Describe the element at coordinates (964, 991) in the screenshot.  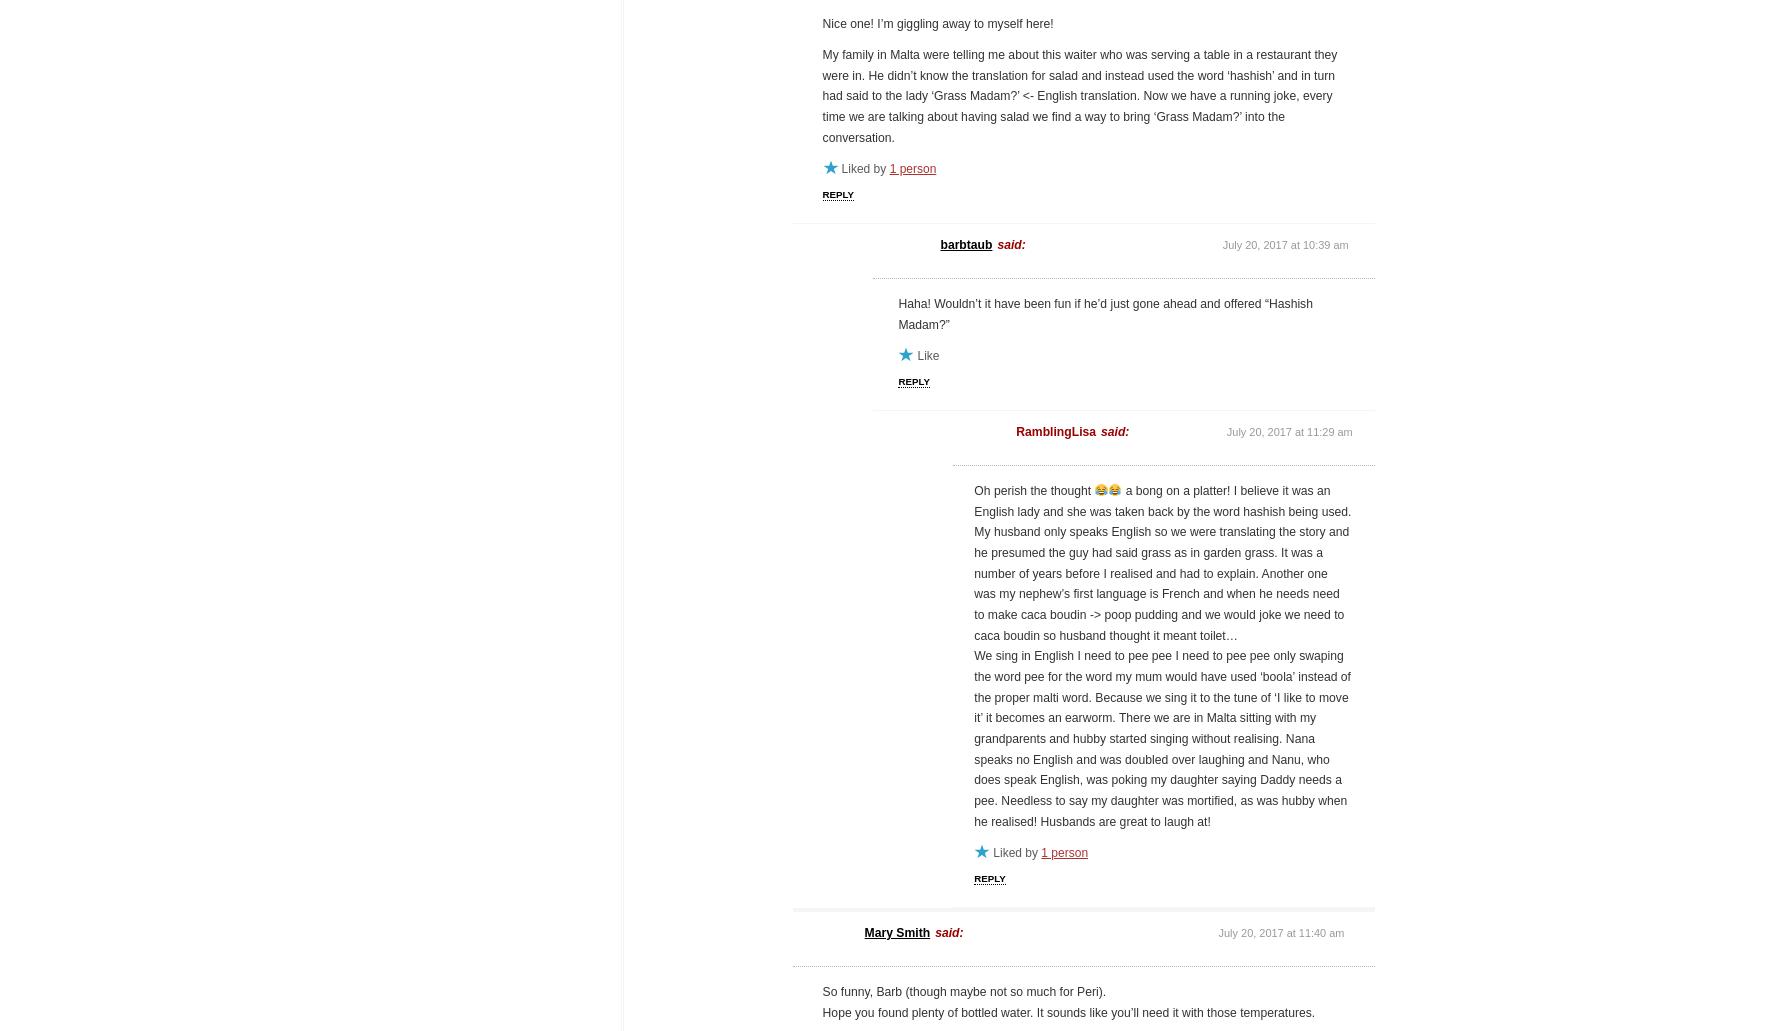
I see `'So funny, Barb (though maybe not so much for Peri).'` at that location.